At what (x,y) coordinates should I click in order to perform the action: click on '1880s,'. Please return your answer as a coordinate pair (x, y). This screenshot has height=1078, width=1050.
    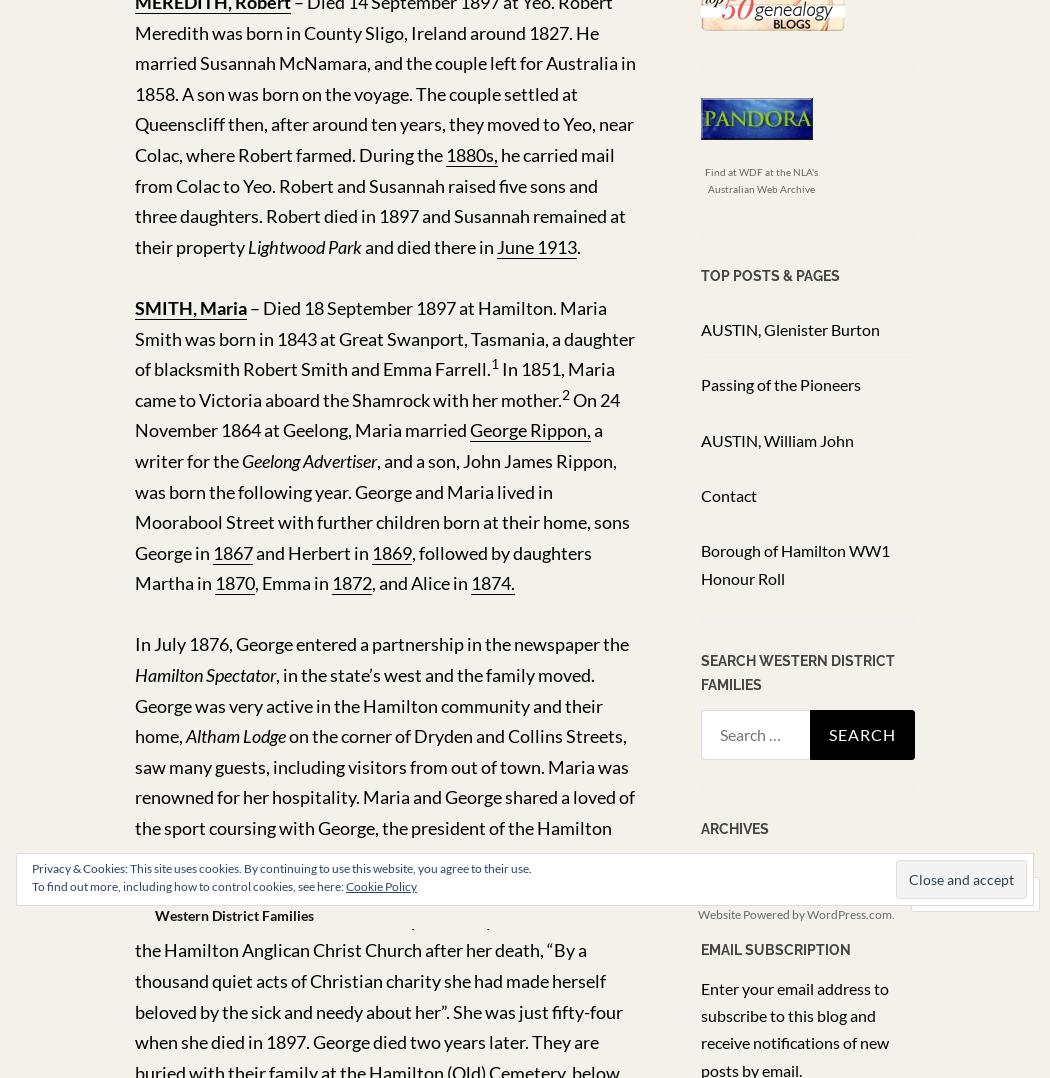
    Looking at the image, I should click on (471, 154).